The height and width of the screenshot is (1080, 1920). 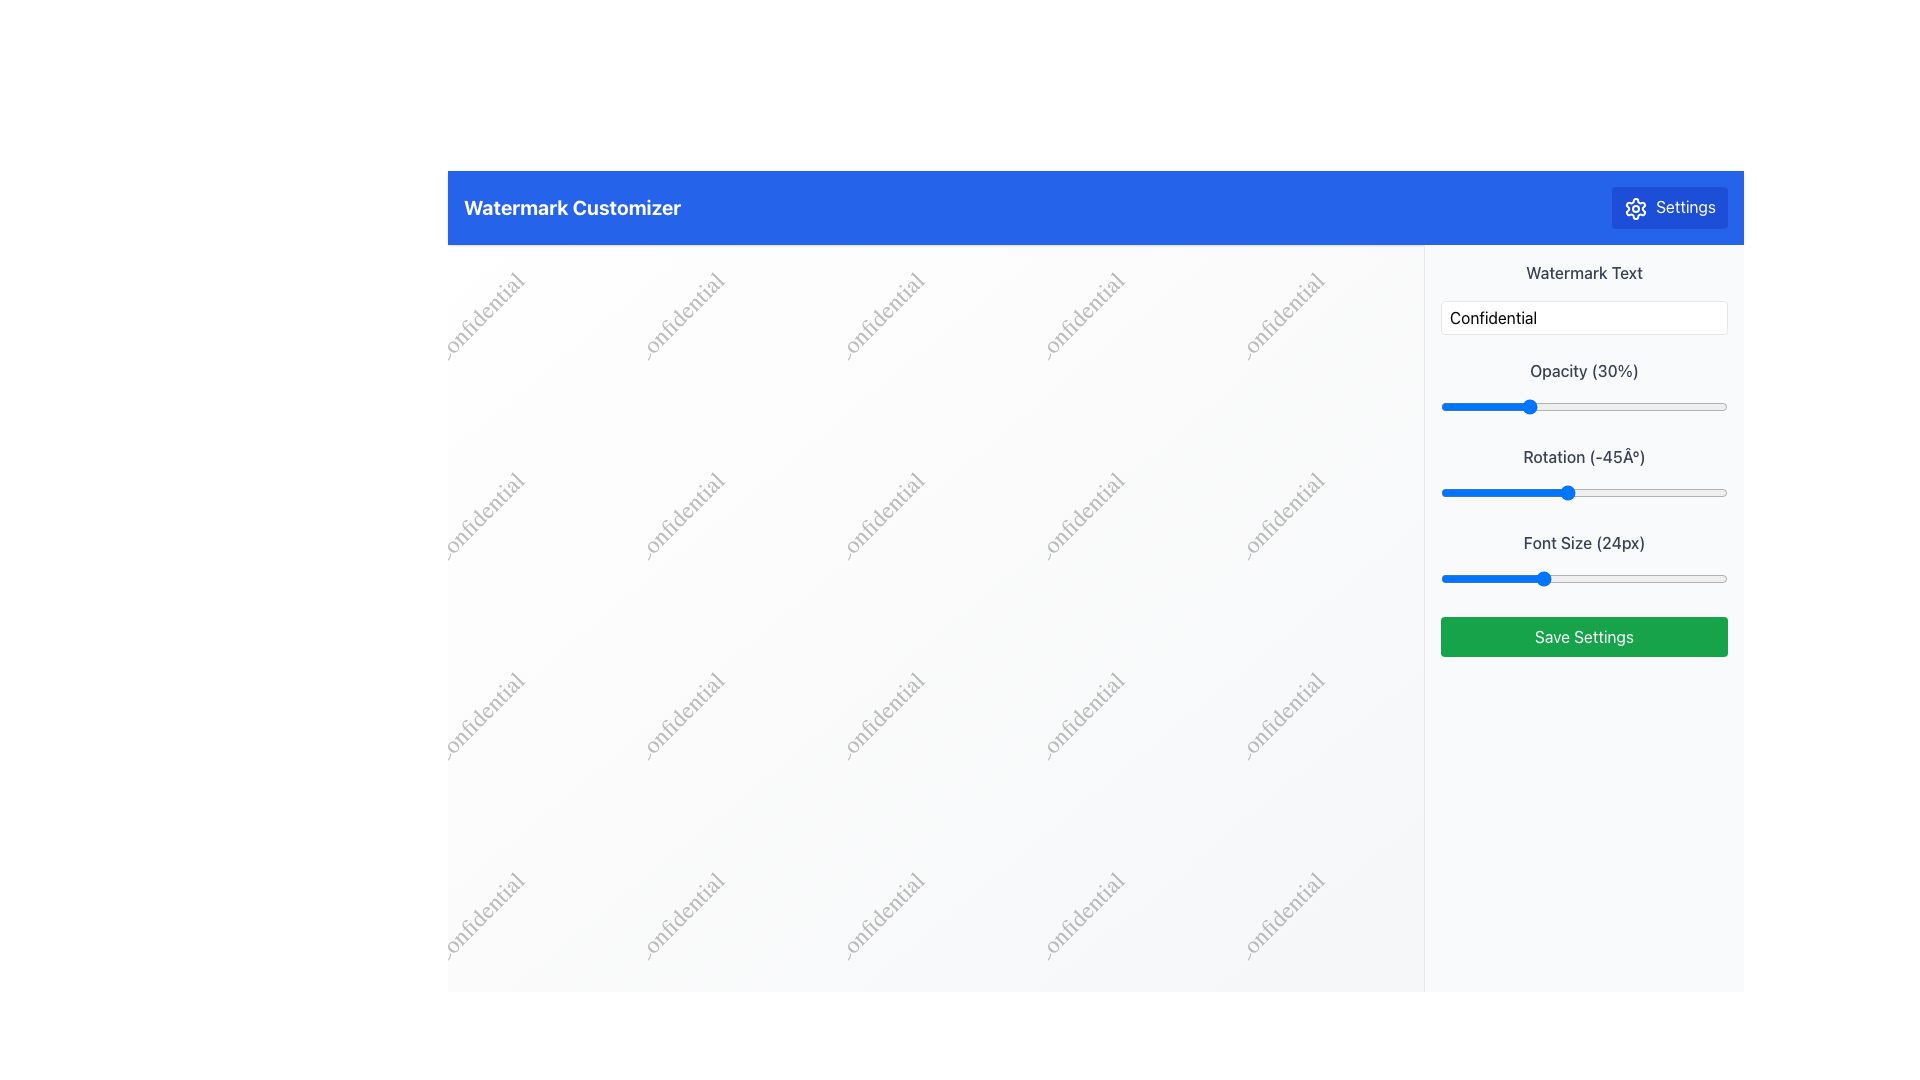 I want to click on the gear-shaped icon located at the top-right corner of the interface, which is part of the Settings button and positioned next to the 'Settings' label, so click(x=1636, y=208).